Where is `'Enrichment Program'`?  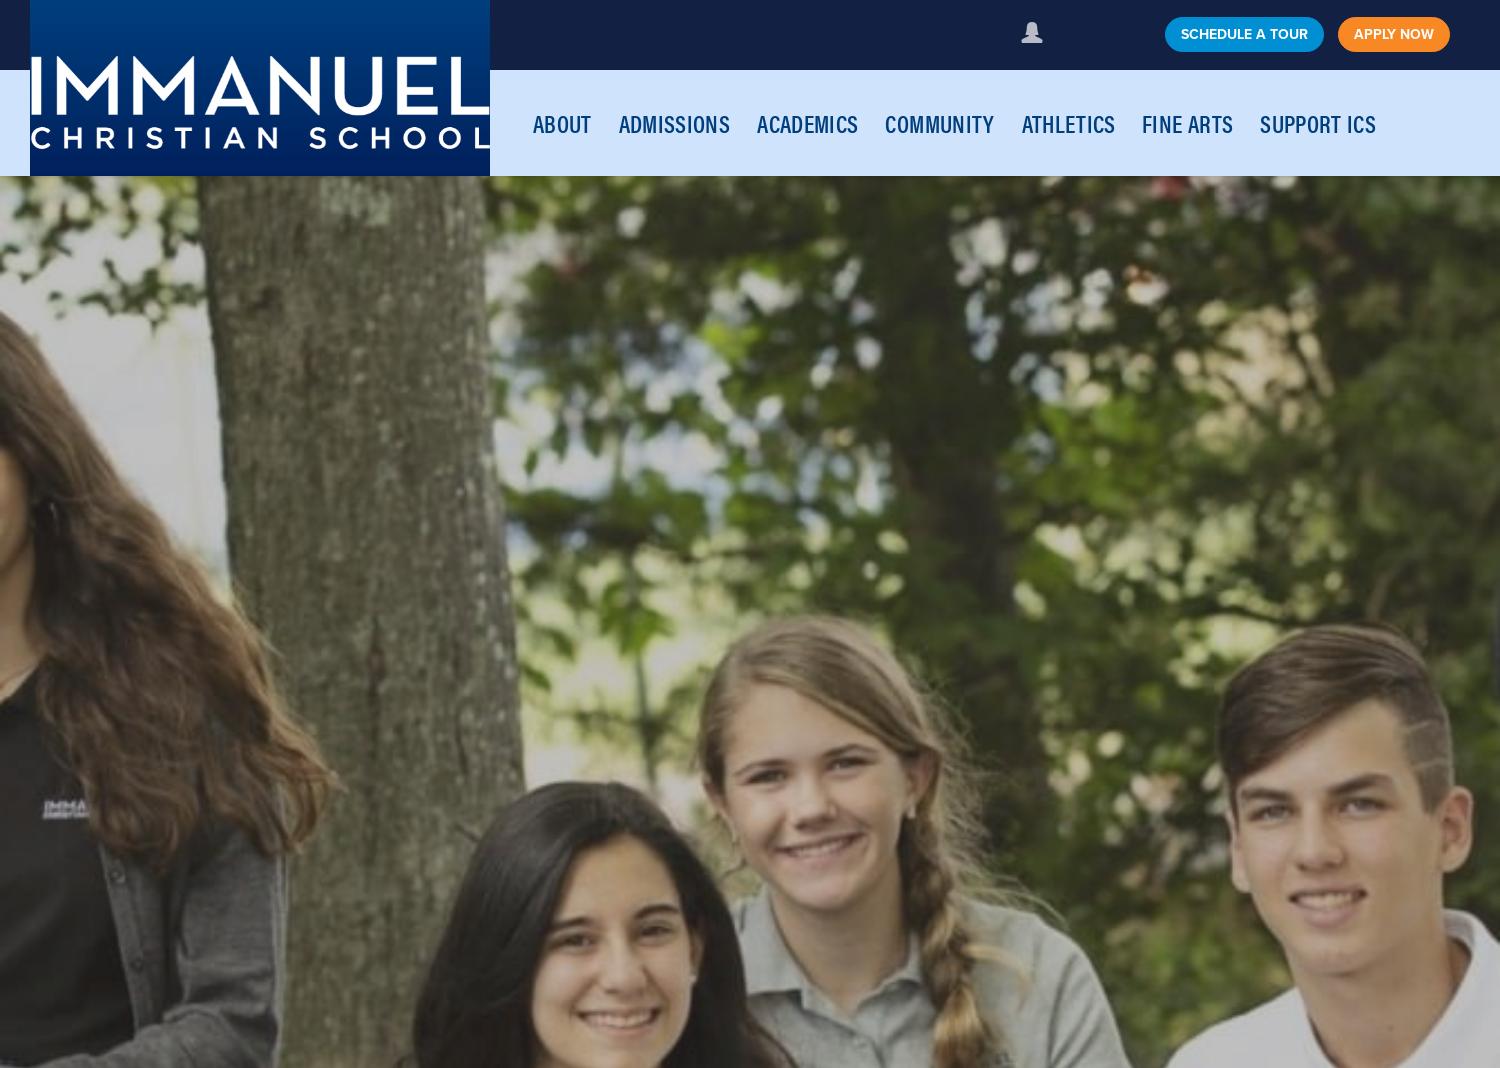
'Enrichment Program' is located at coordinates (1200, 252).